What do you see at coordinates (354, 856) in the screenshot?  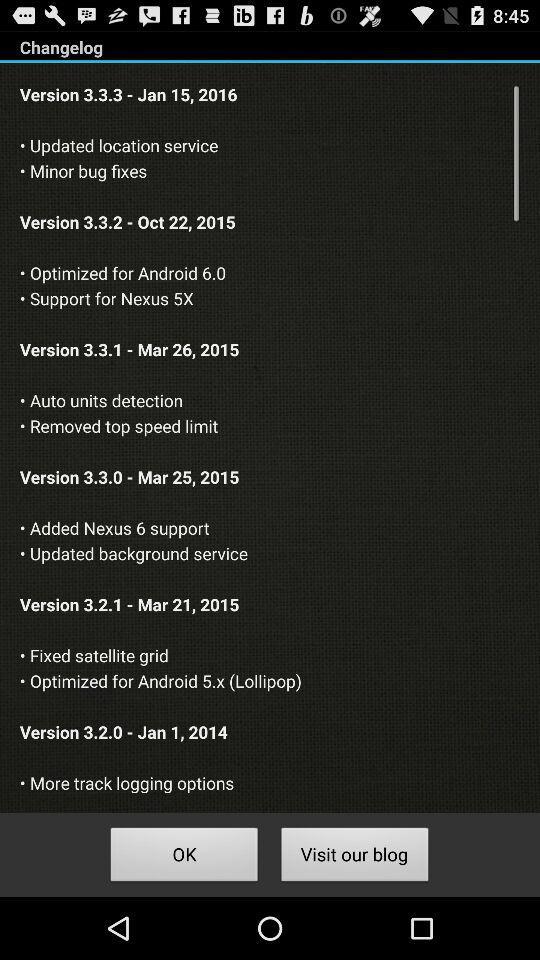 I see `the visit our blog item` at bounding box center [354, 856].